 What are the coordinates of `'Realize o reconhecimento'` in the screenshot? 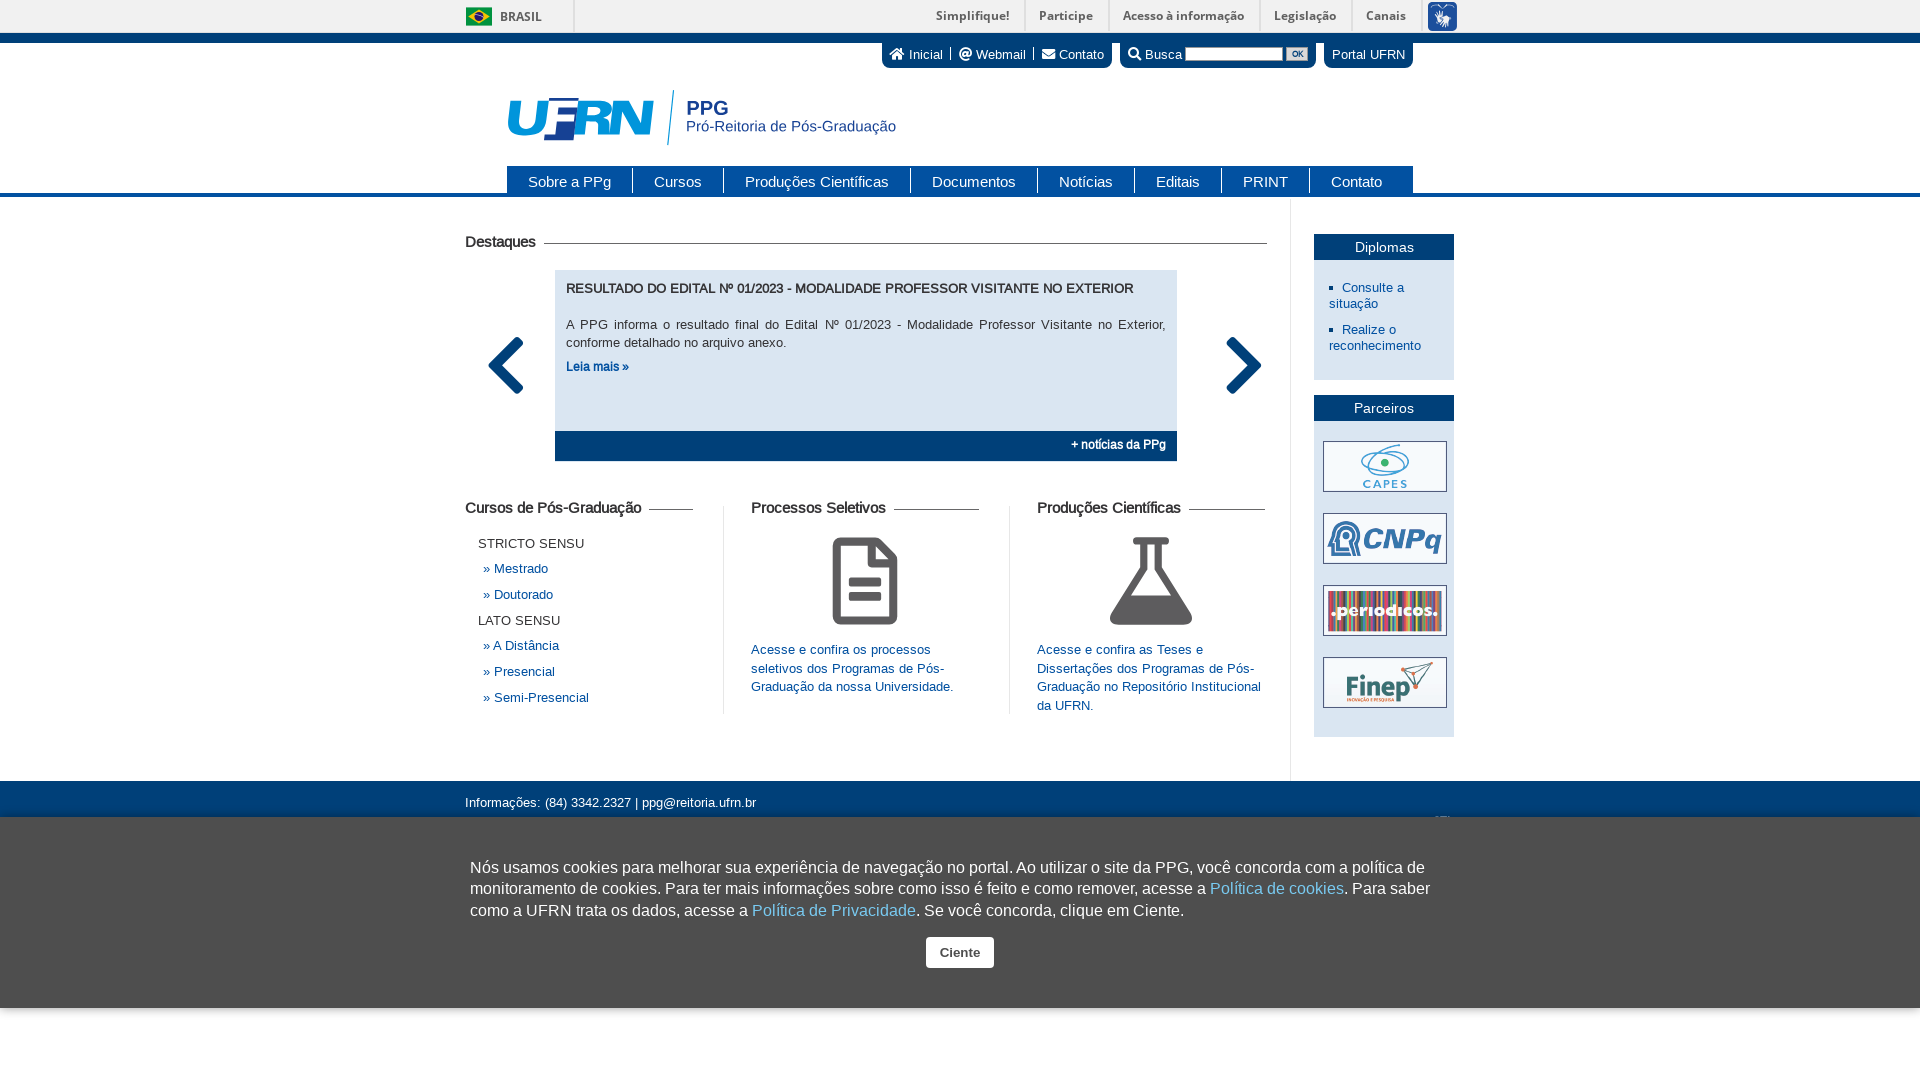 It's located at (1373, 336).